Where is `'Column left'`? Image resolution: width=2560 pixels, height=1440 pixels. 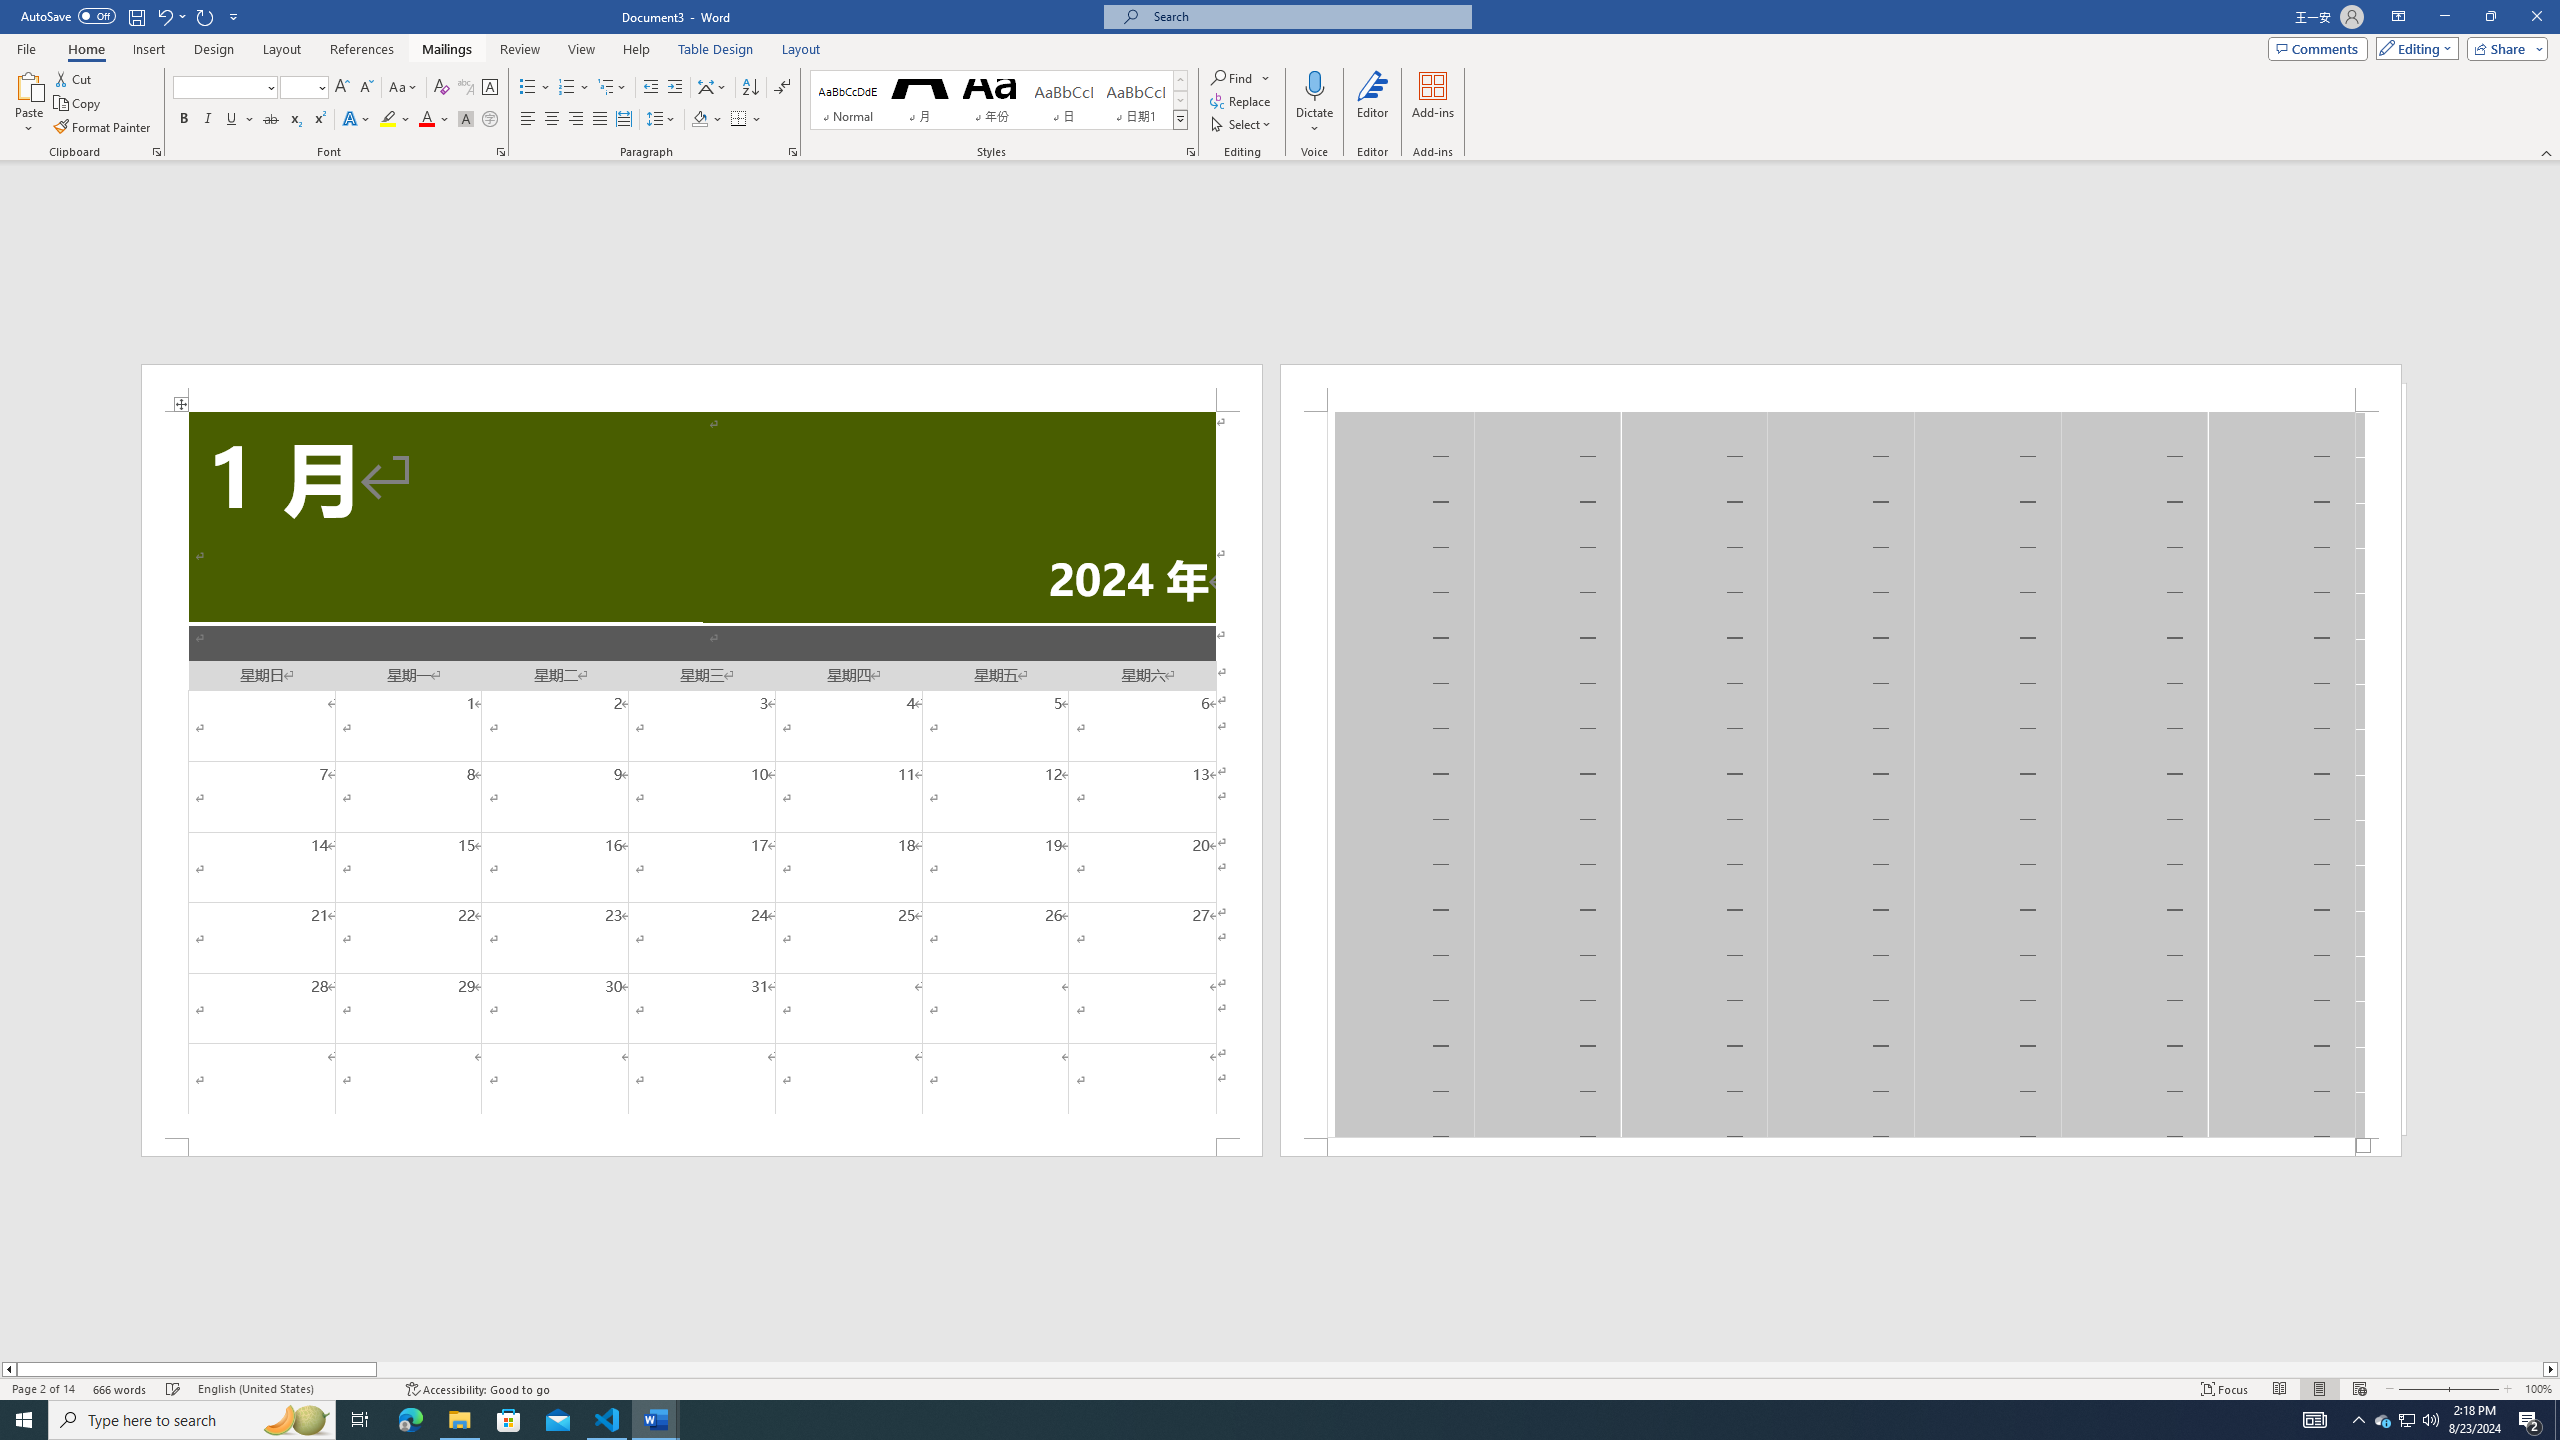 'Column left' is located at coordinates (8, 1368).